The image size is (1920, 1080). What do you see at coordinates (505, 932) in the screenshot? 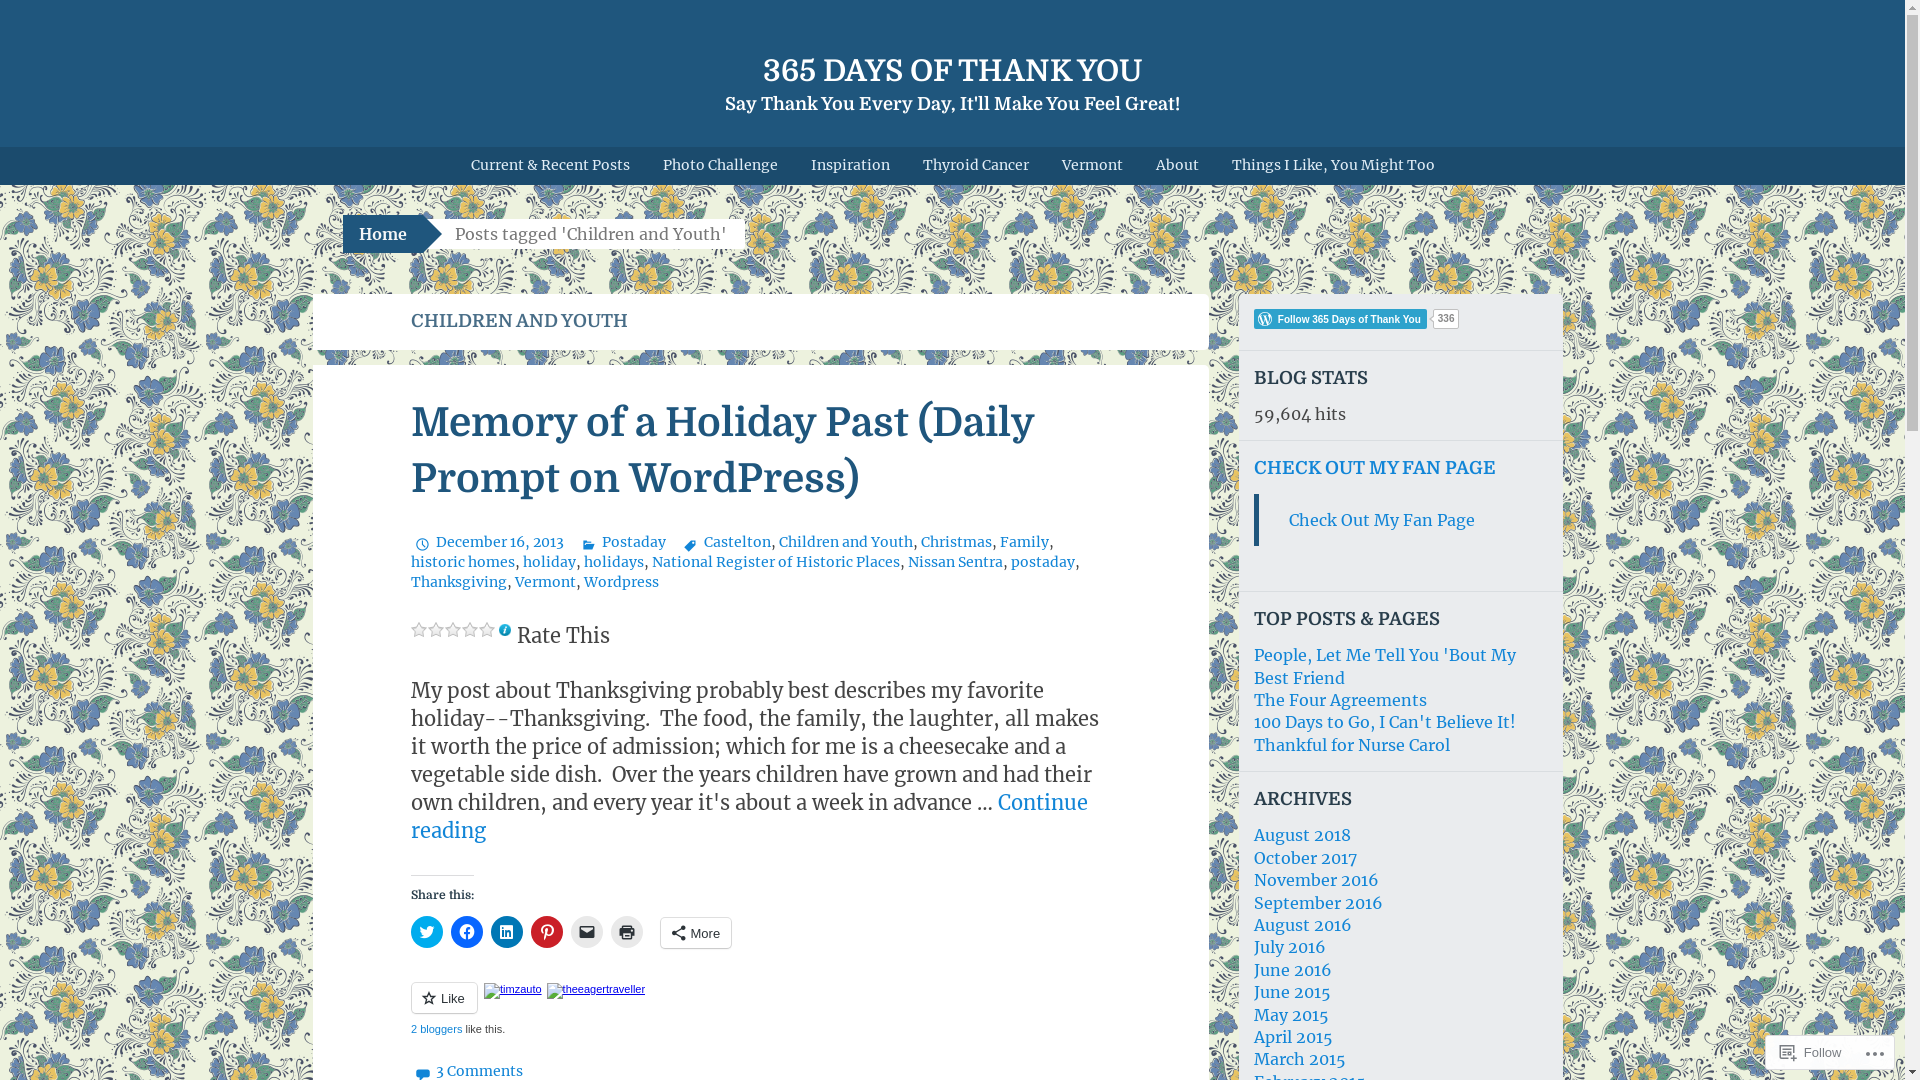
I see `'Click to share on LinkedIn (Opens in new window)'` at bounding box center [505, 932].